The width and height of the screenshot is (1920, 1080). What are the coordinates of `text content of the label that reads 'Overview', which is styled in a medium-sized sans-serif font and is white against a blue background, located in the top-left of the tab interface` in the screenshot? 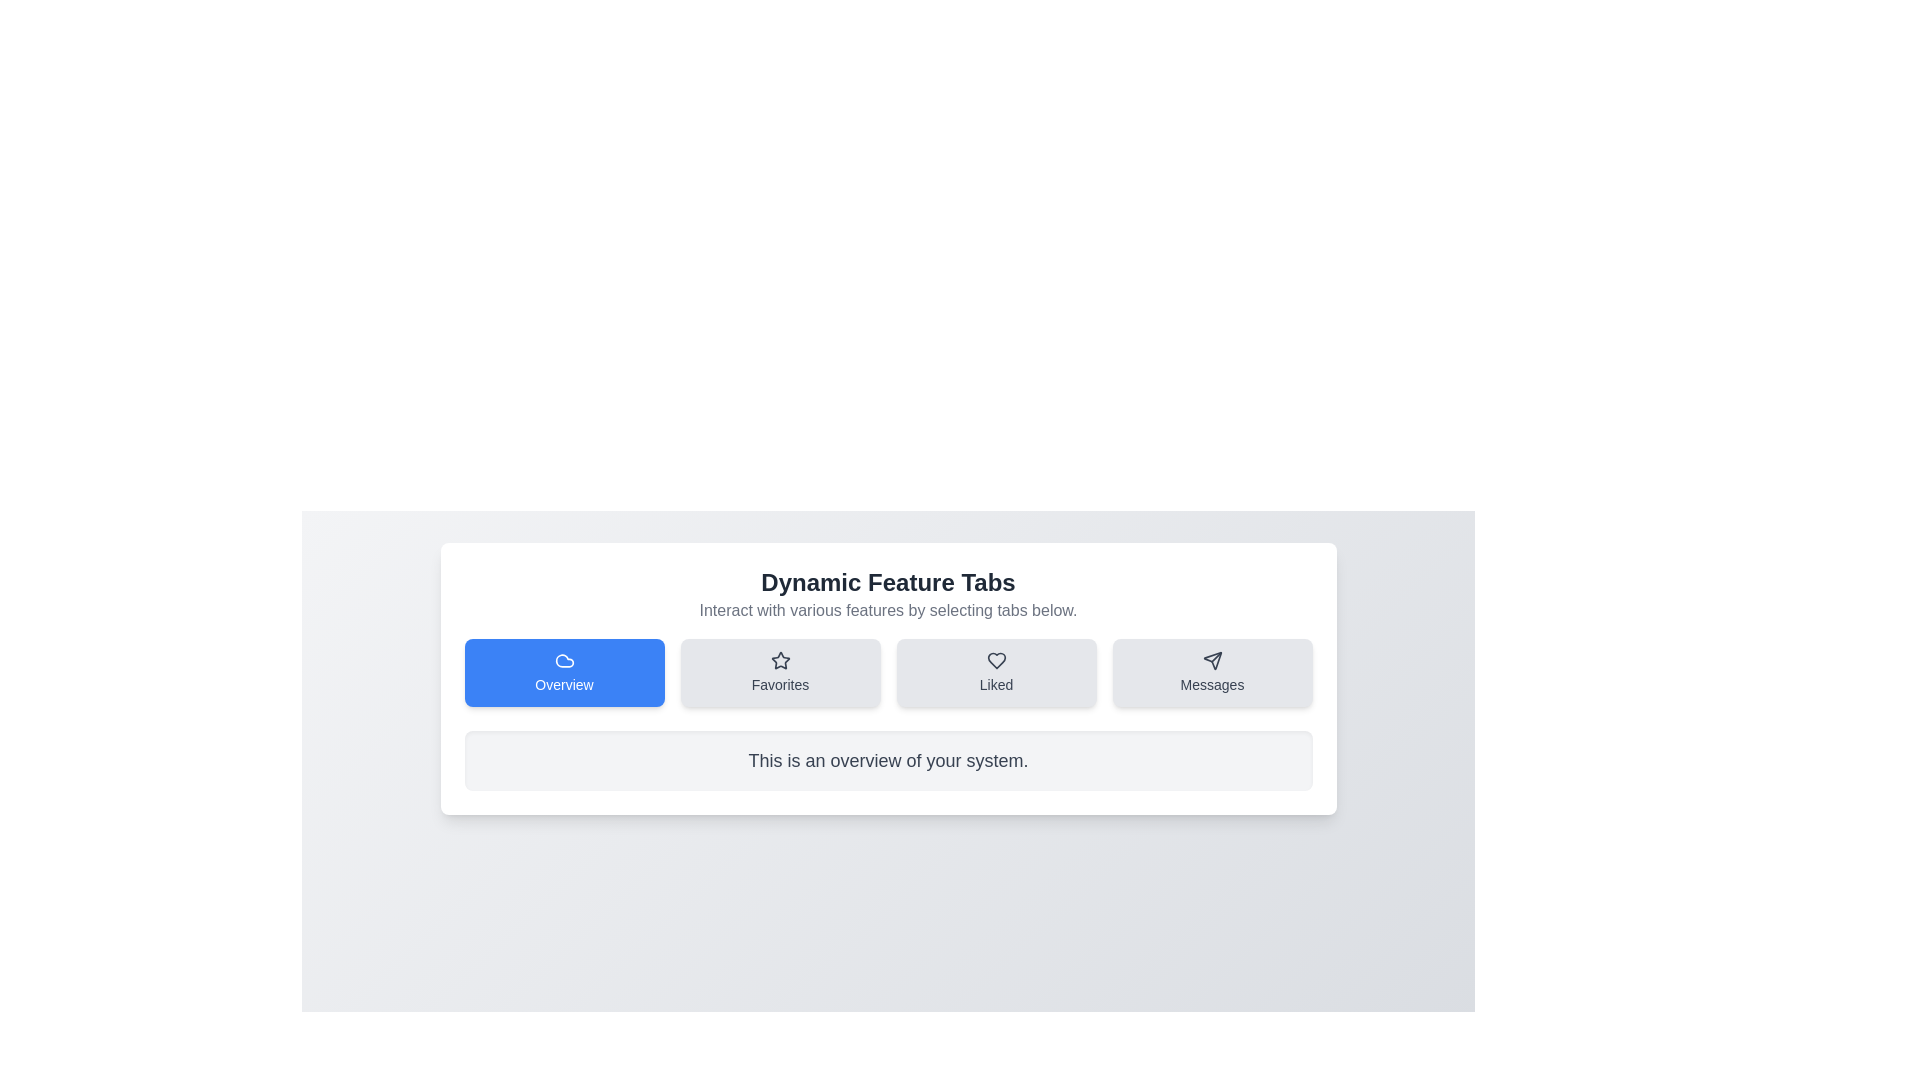 It's located at (563, 684).